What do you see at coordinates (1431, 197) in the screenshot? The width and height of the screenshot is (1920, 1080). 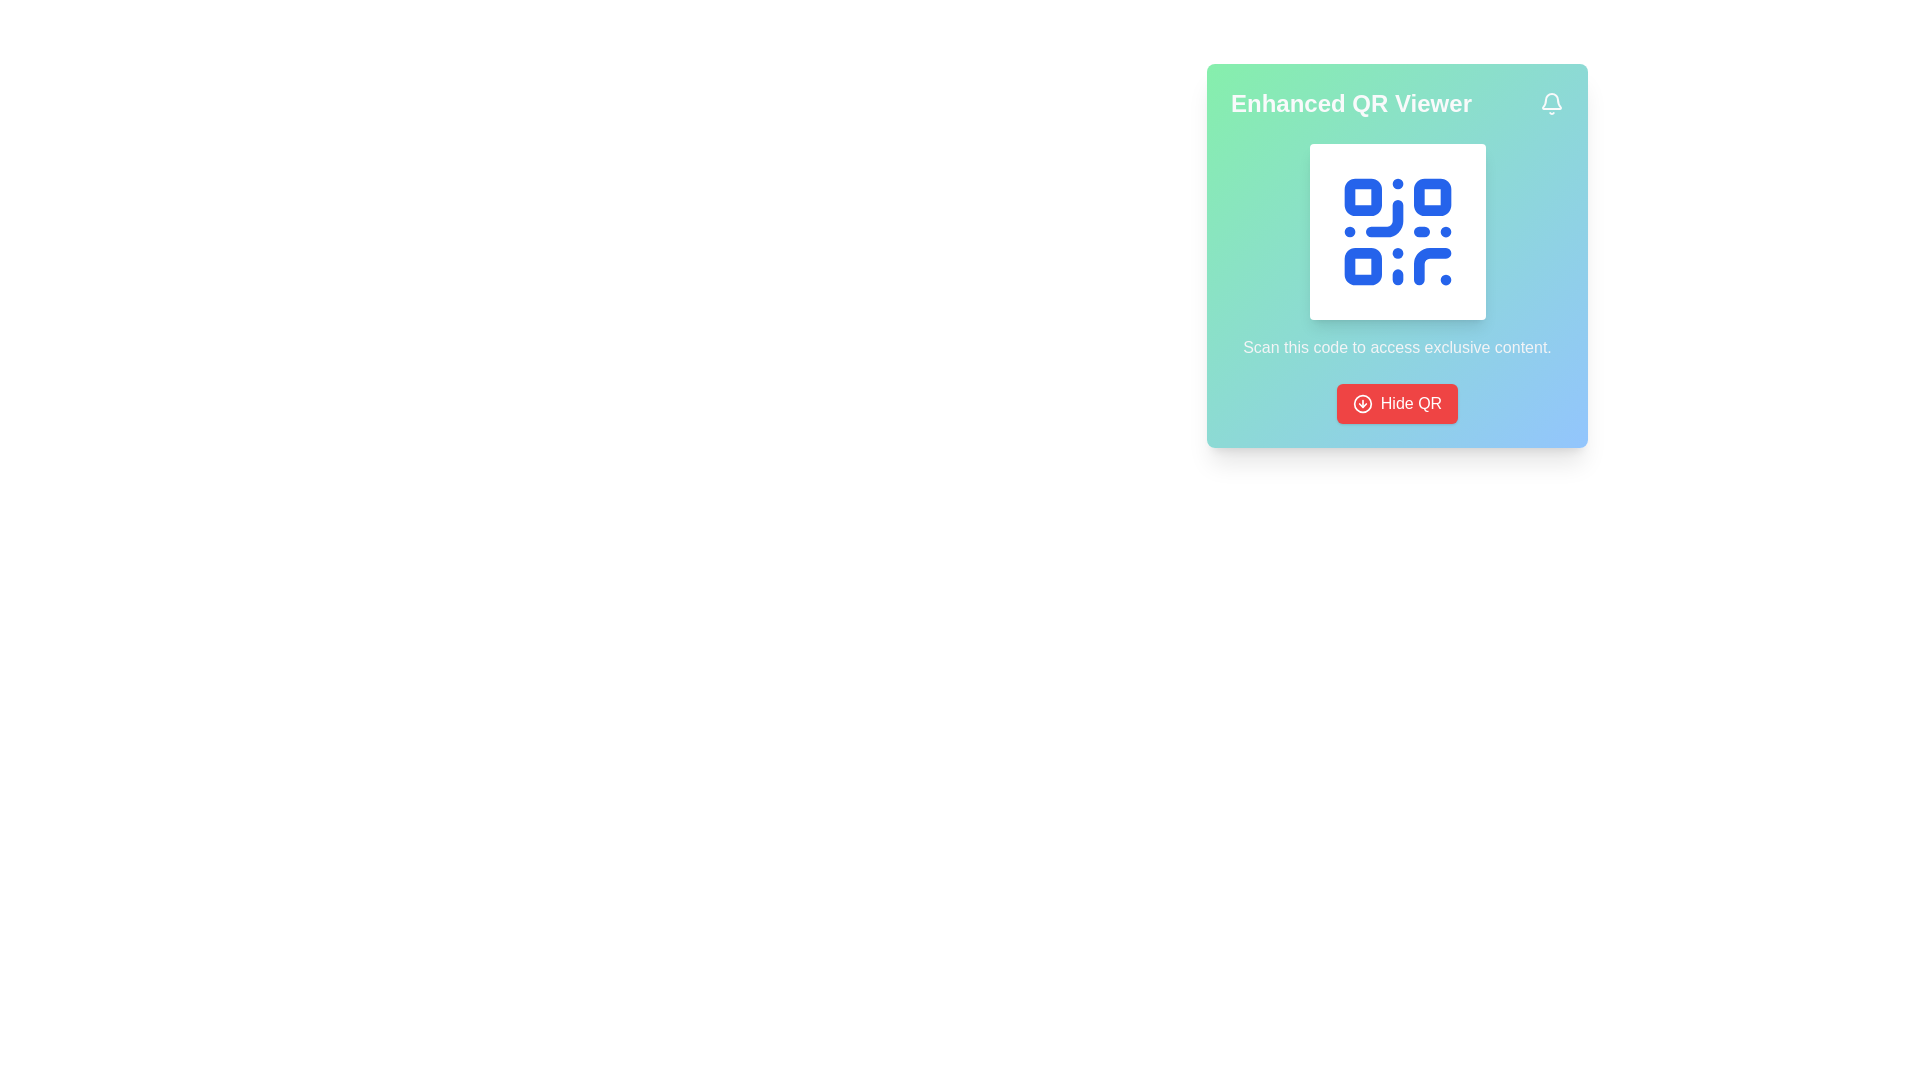 I see `the small blue square with rounded corners located in the upper right corner of the QR code design, which is the second small square among the four corners` at bounding box center [1431, 197].